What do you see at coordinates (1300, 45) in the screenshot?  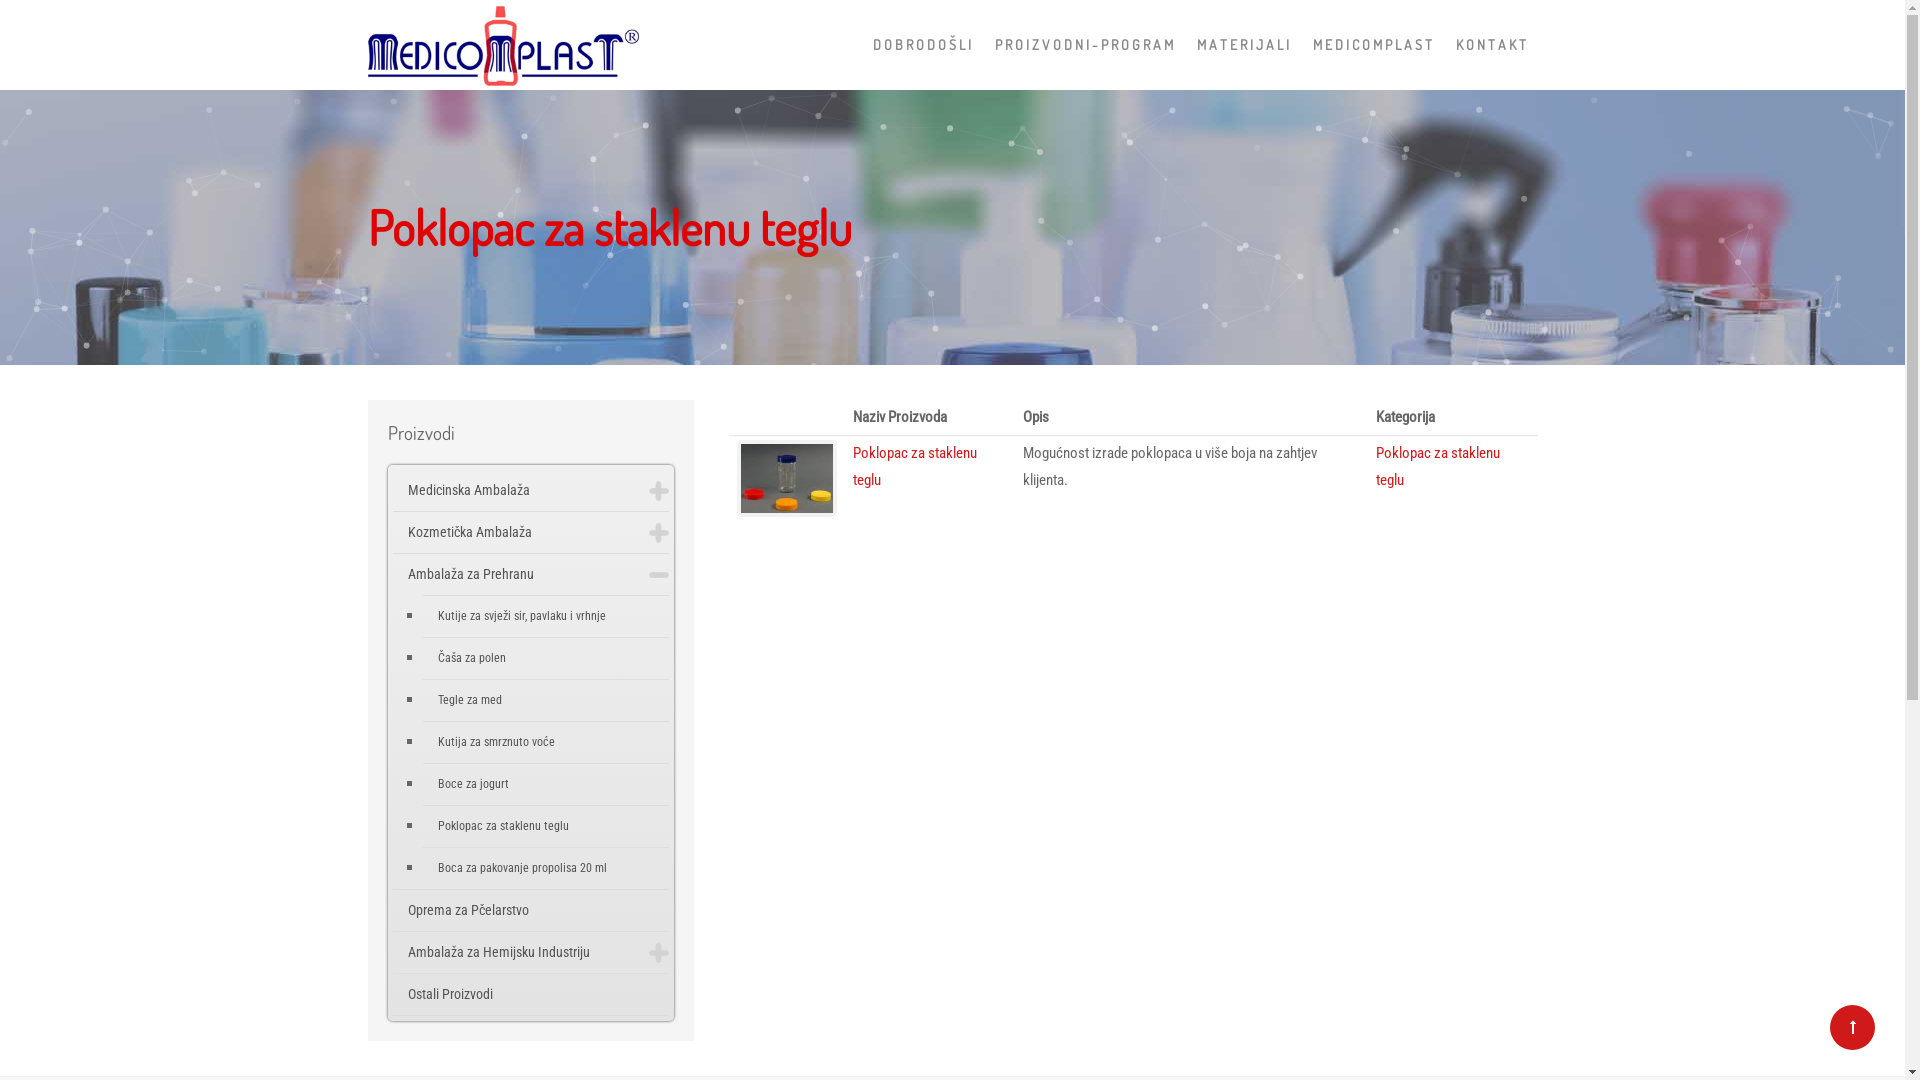 I see `'M E D I C O M P L A S T'` at bounding box center [1300, 45].